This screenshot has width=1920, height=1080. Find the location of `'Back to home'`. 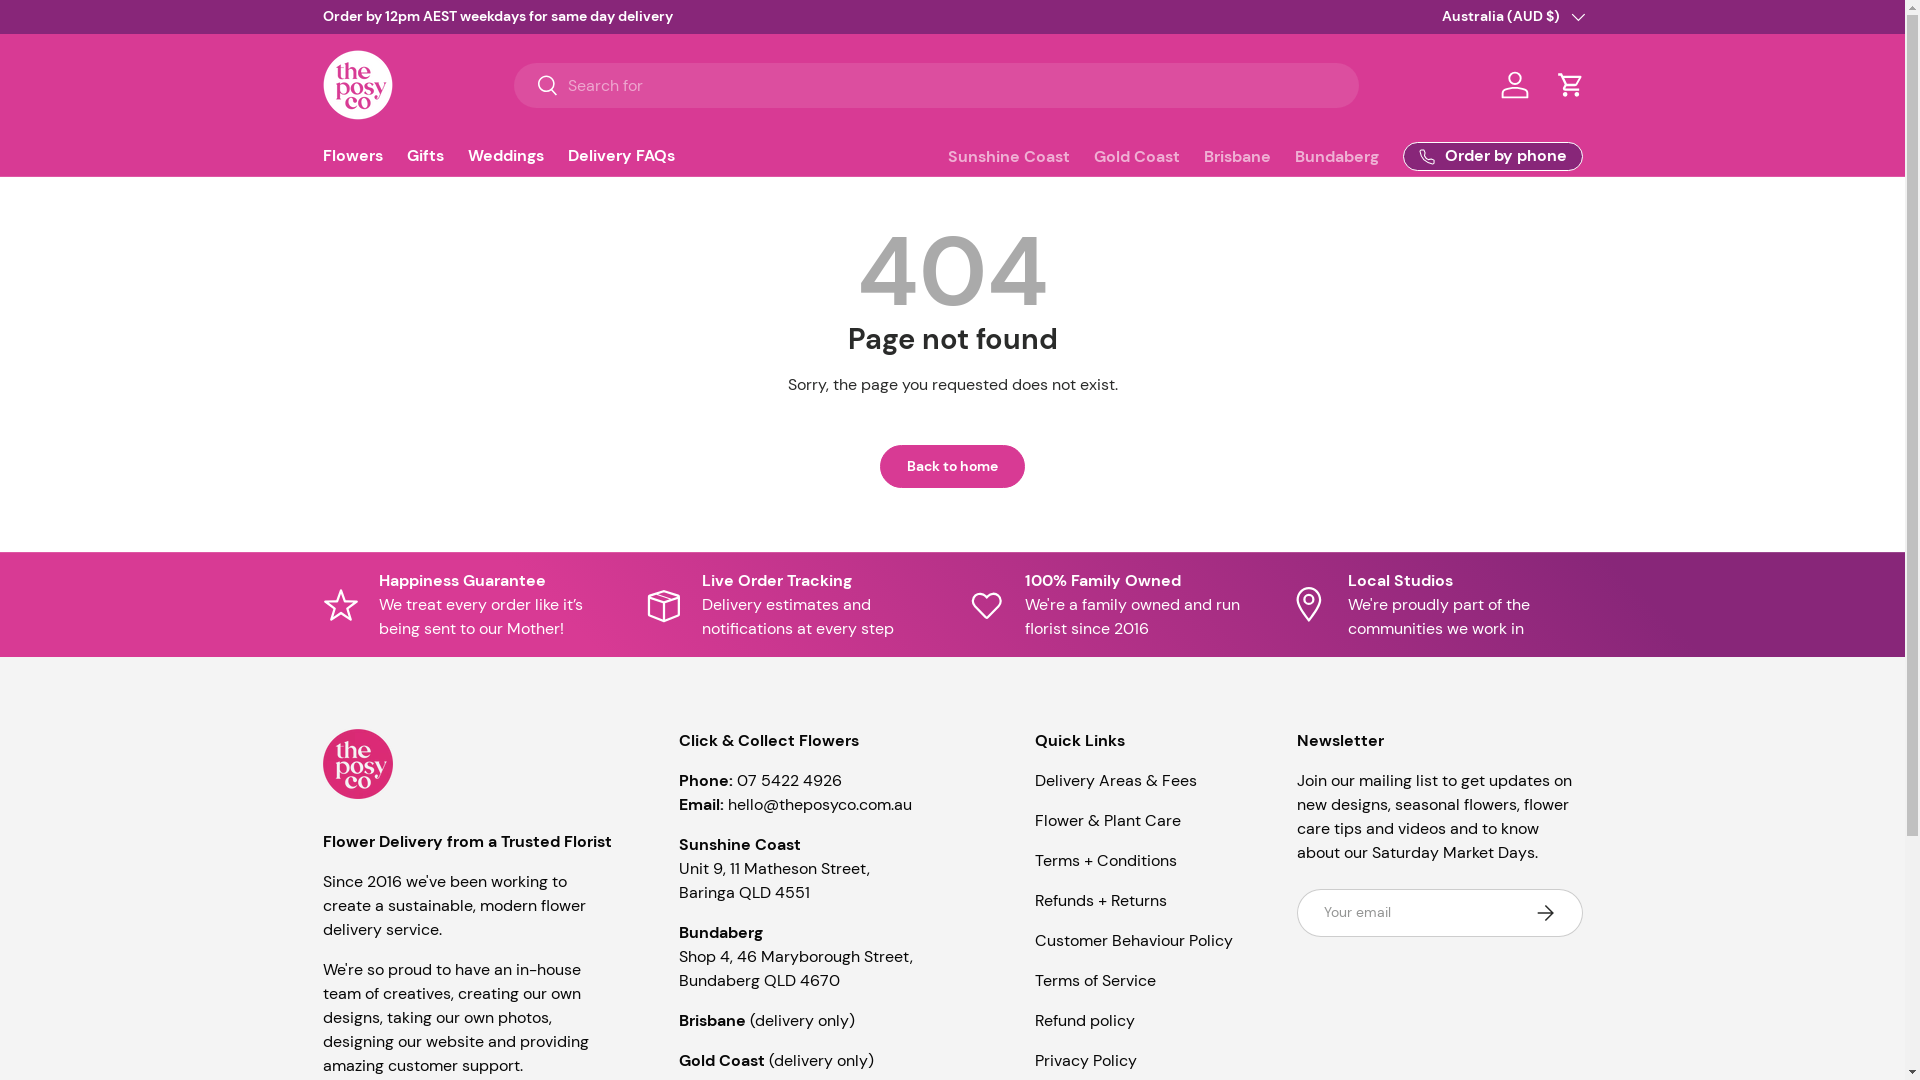

'Back to home' is located at coordinates (951, 466).